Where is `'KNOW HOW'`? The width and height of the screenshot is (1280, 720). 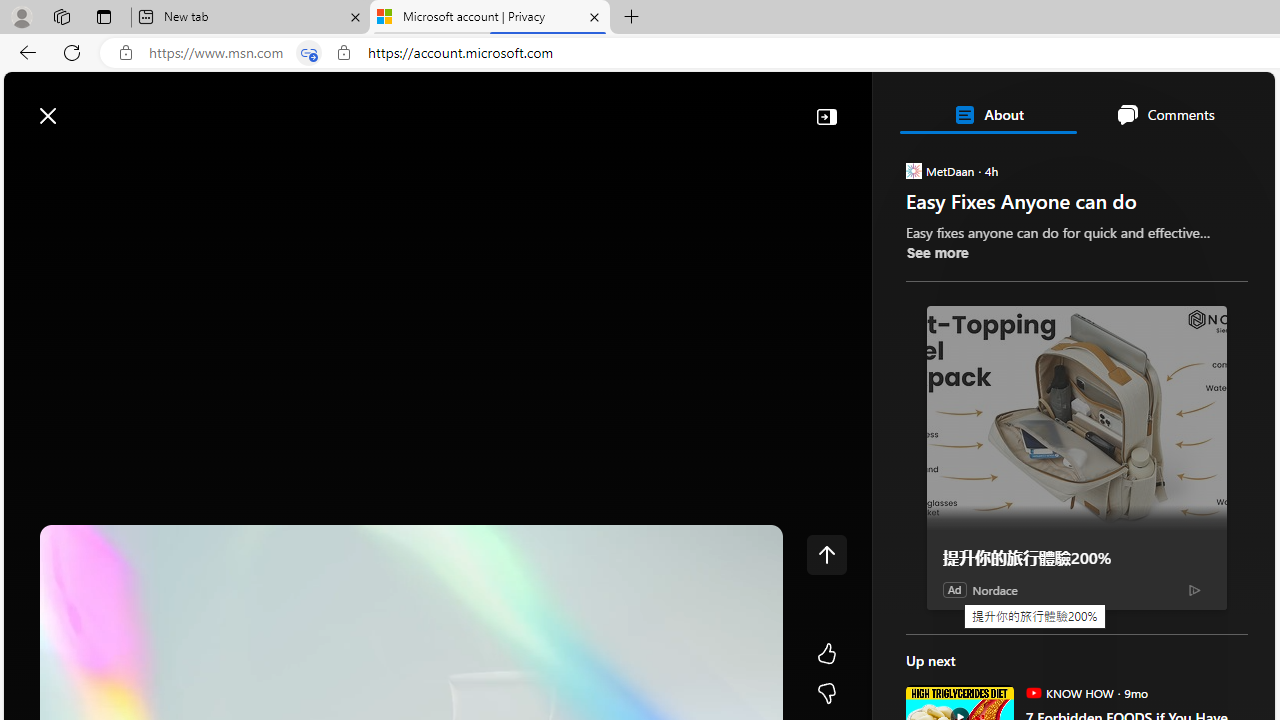
'KNOW HOW' is located at coordinates (1033, 691).